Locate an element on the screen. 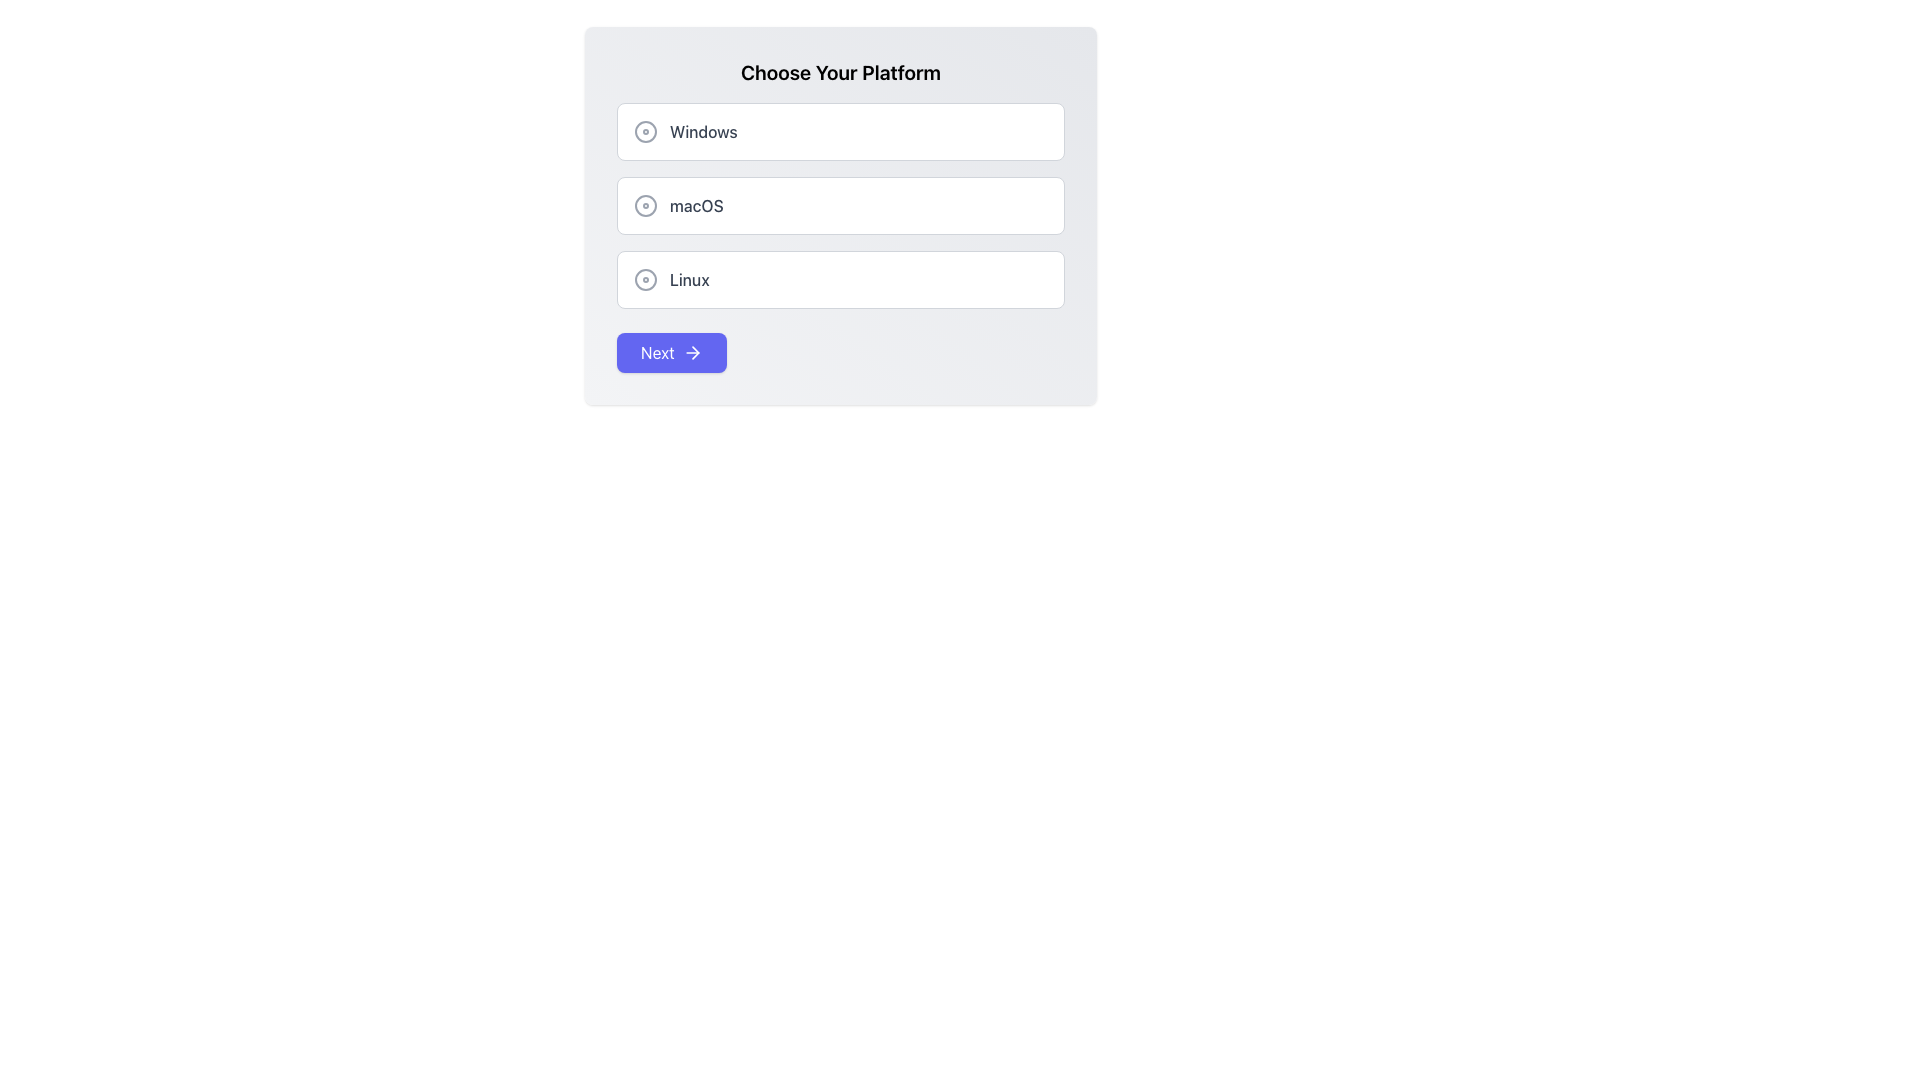  the SVG Circle representing the radio button for the 'Windows' option to indicate selection status is located at coordinates (646, 131).